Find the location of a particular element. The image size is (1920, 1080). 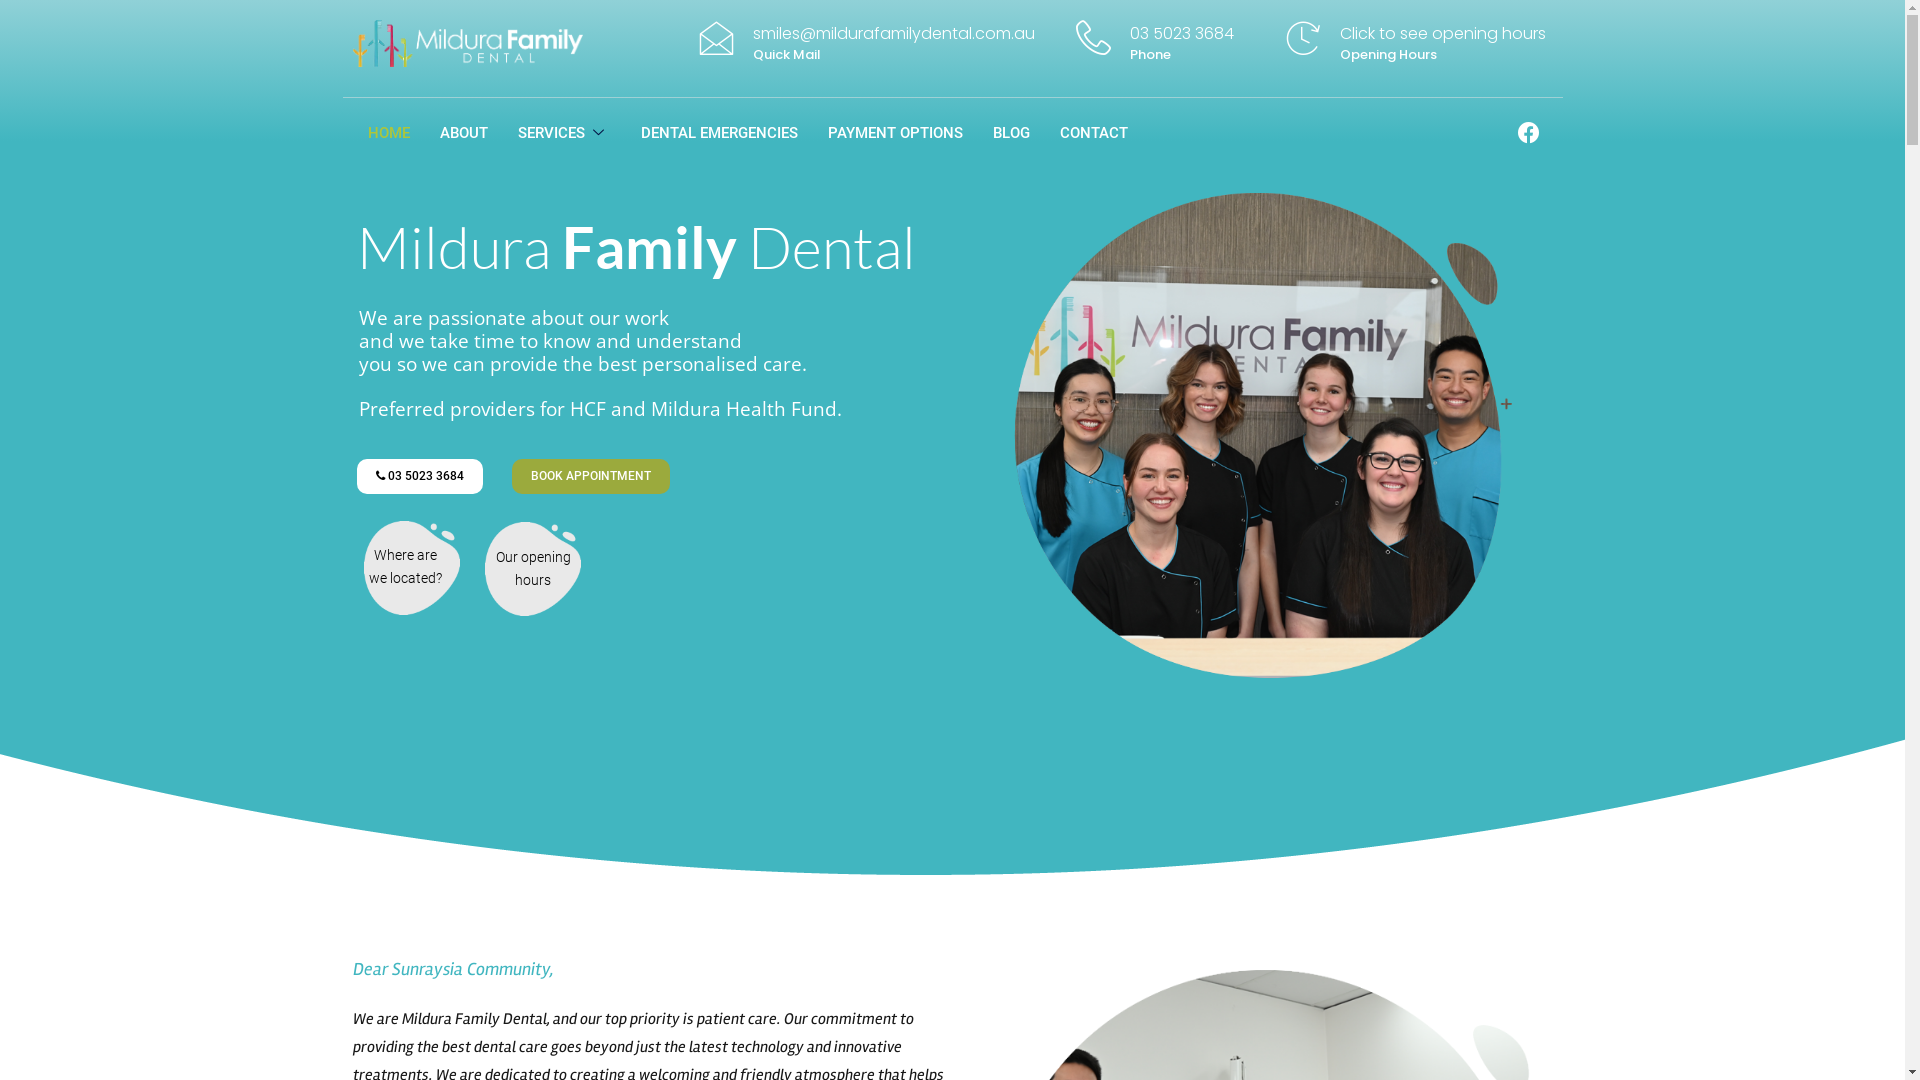

'DENTAL EMERGENCIES' is located at coordinates (624, 132).